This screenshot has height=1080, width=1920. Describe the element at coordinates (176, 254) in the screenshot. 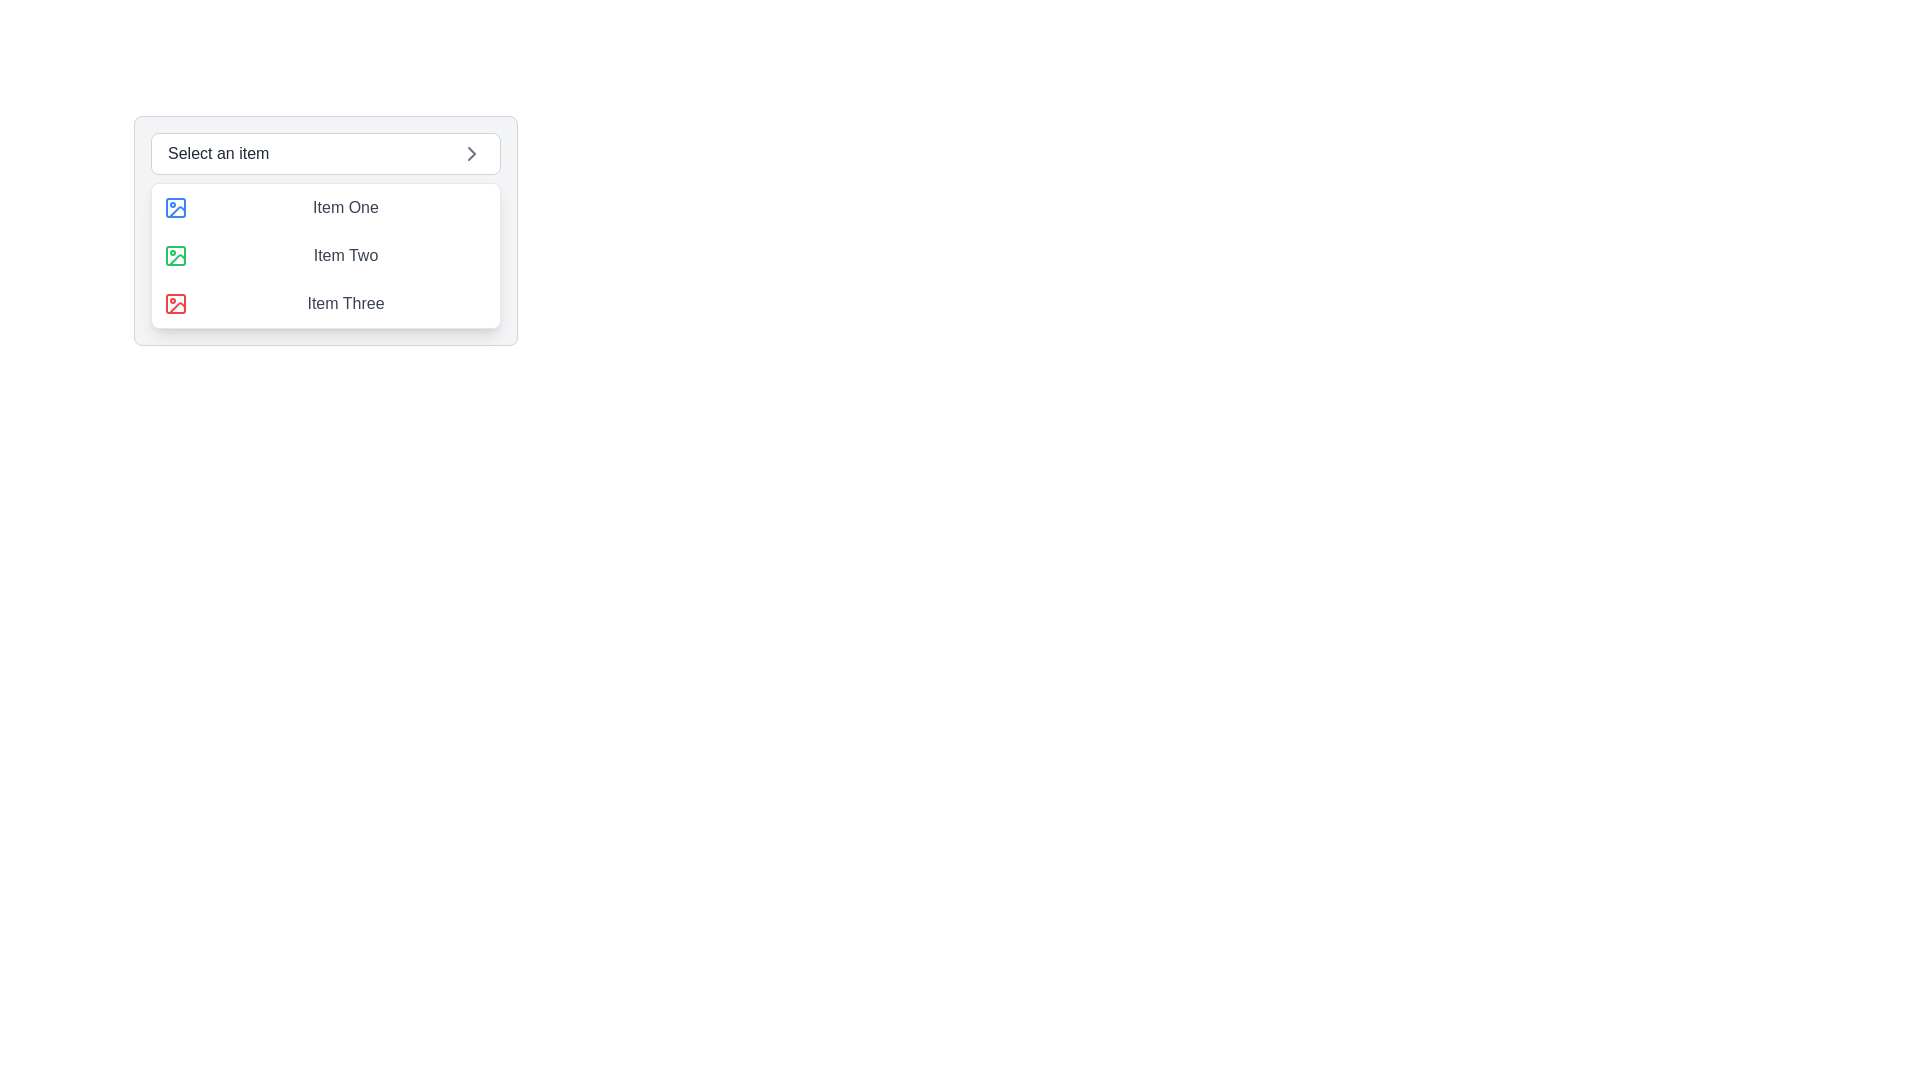

I see `the visual icon or emblem located on the left side of the second item in the dropdown list, which serves as a graphic indicator for that item` at that location.